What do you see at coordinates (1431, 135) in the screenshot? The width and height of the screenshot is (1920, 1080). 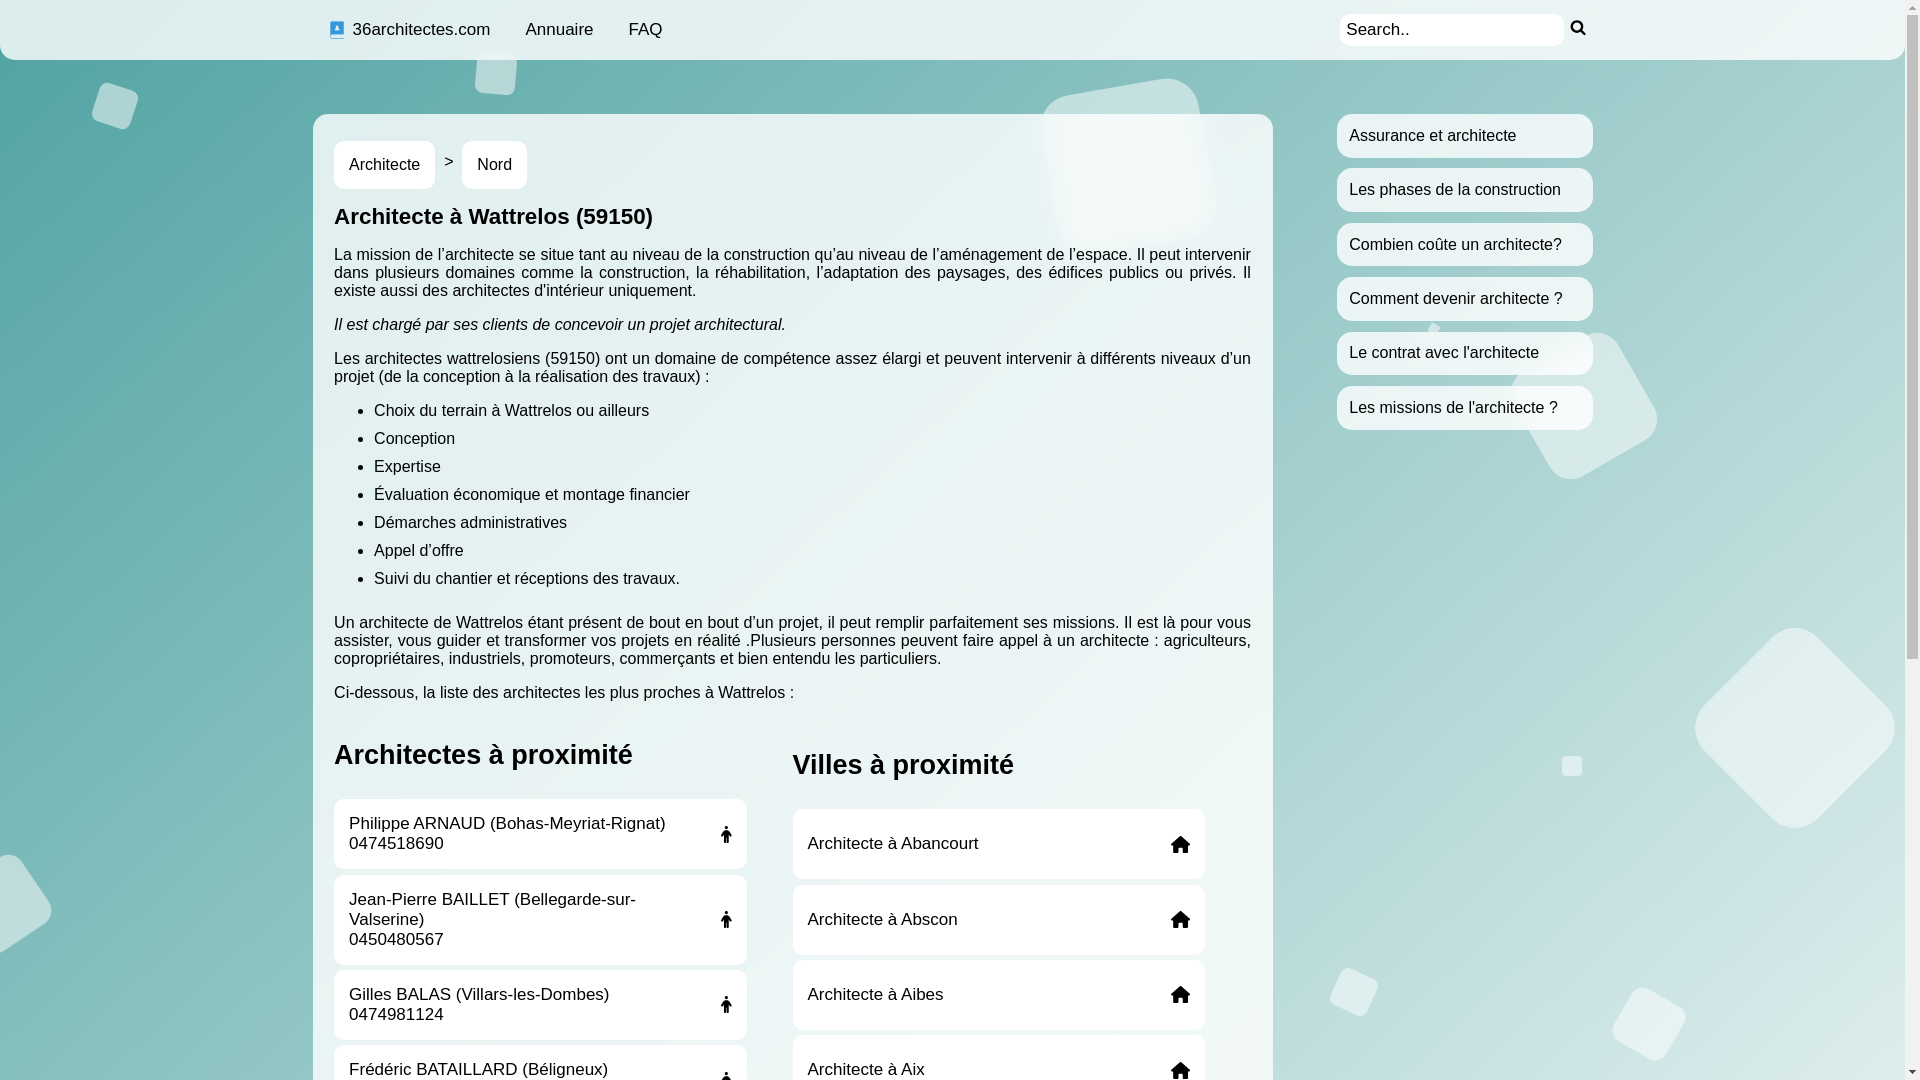 I see `'Assurance et architecte'` at bounding box center [1431, 135].